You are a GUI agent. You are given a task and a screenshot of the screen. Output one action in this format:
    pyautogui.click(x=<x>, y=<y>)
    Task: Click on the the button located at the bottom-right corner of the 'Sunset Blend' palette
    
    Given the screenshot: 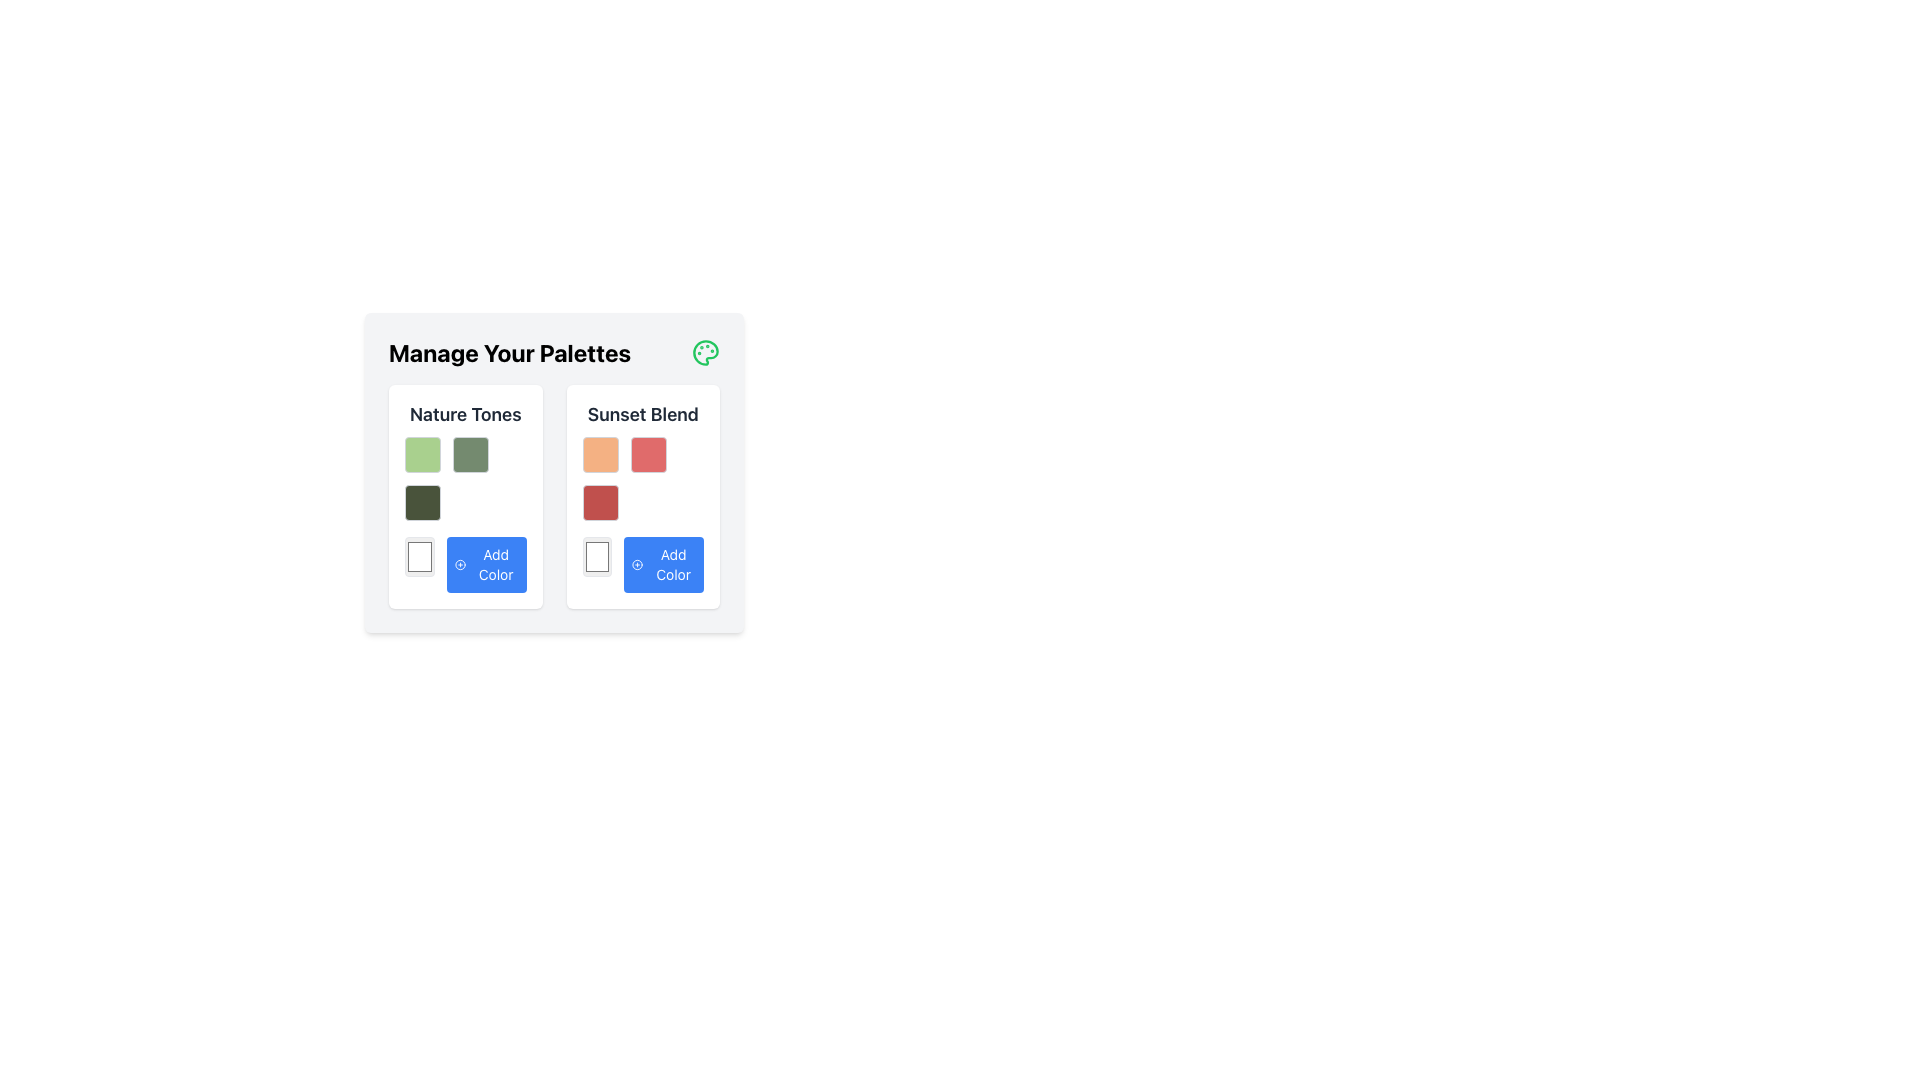 What is the action you would take?
    pyautogui.click(x=663, y=564)
    